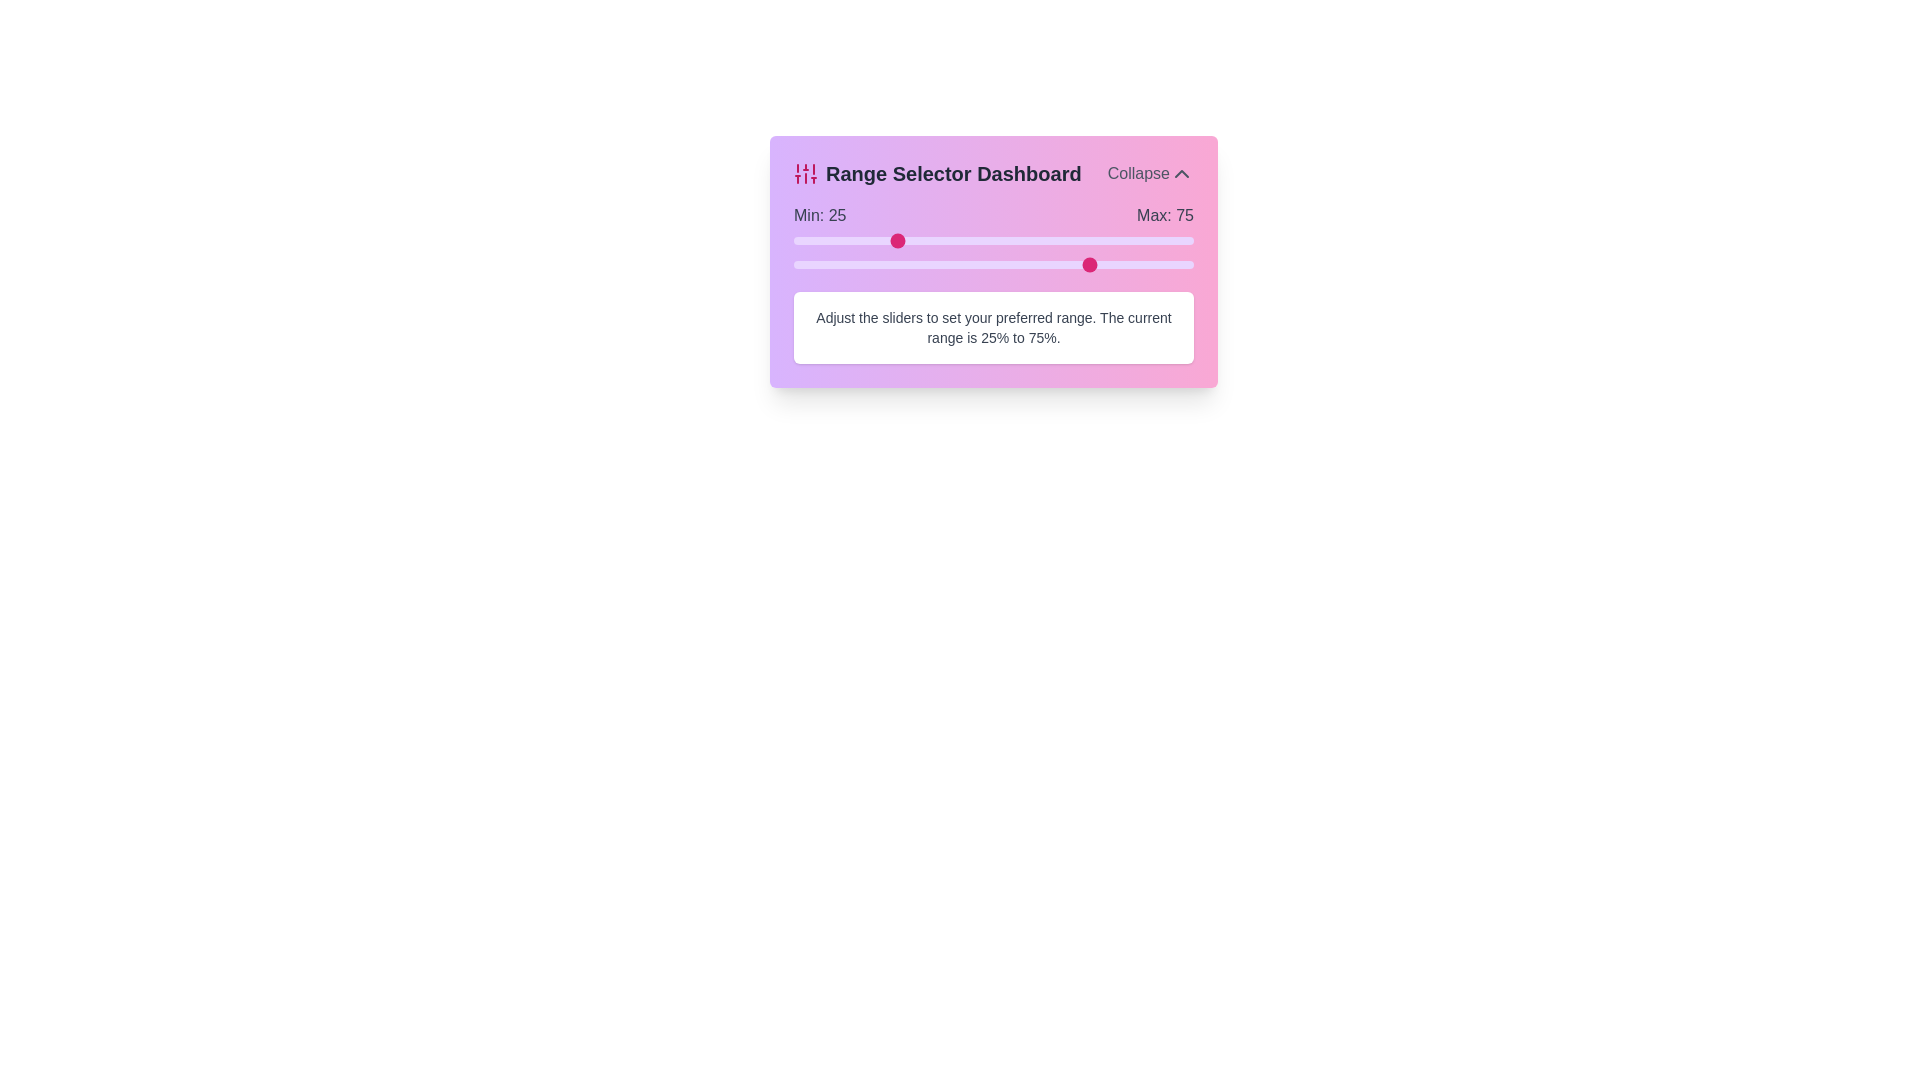 The image size is (1920, 1080). Describe the element at coordinates (1185, 264) in the screenshot. I see `the maximum range slider to 98%` at that location.